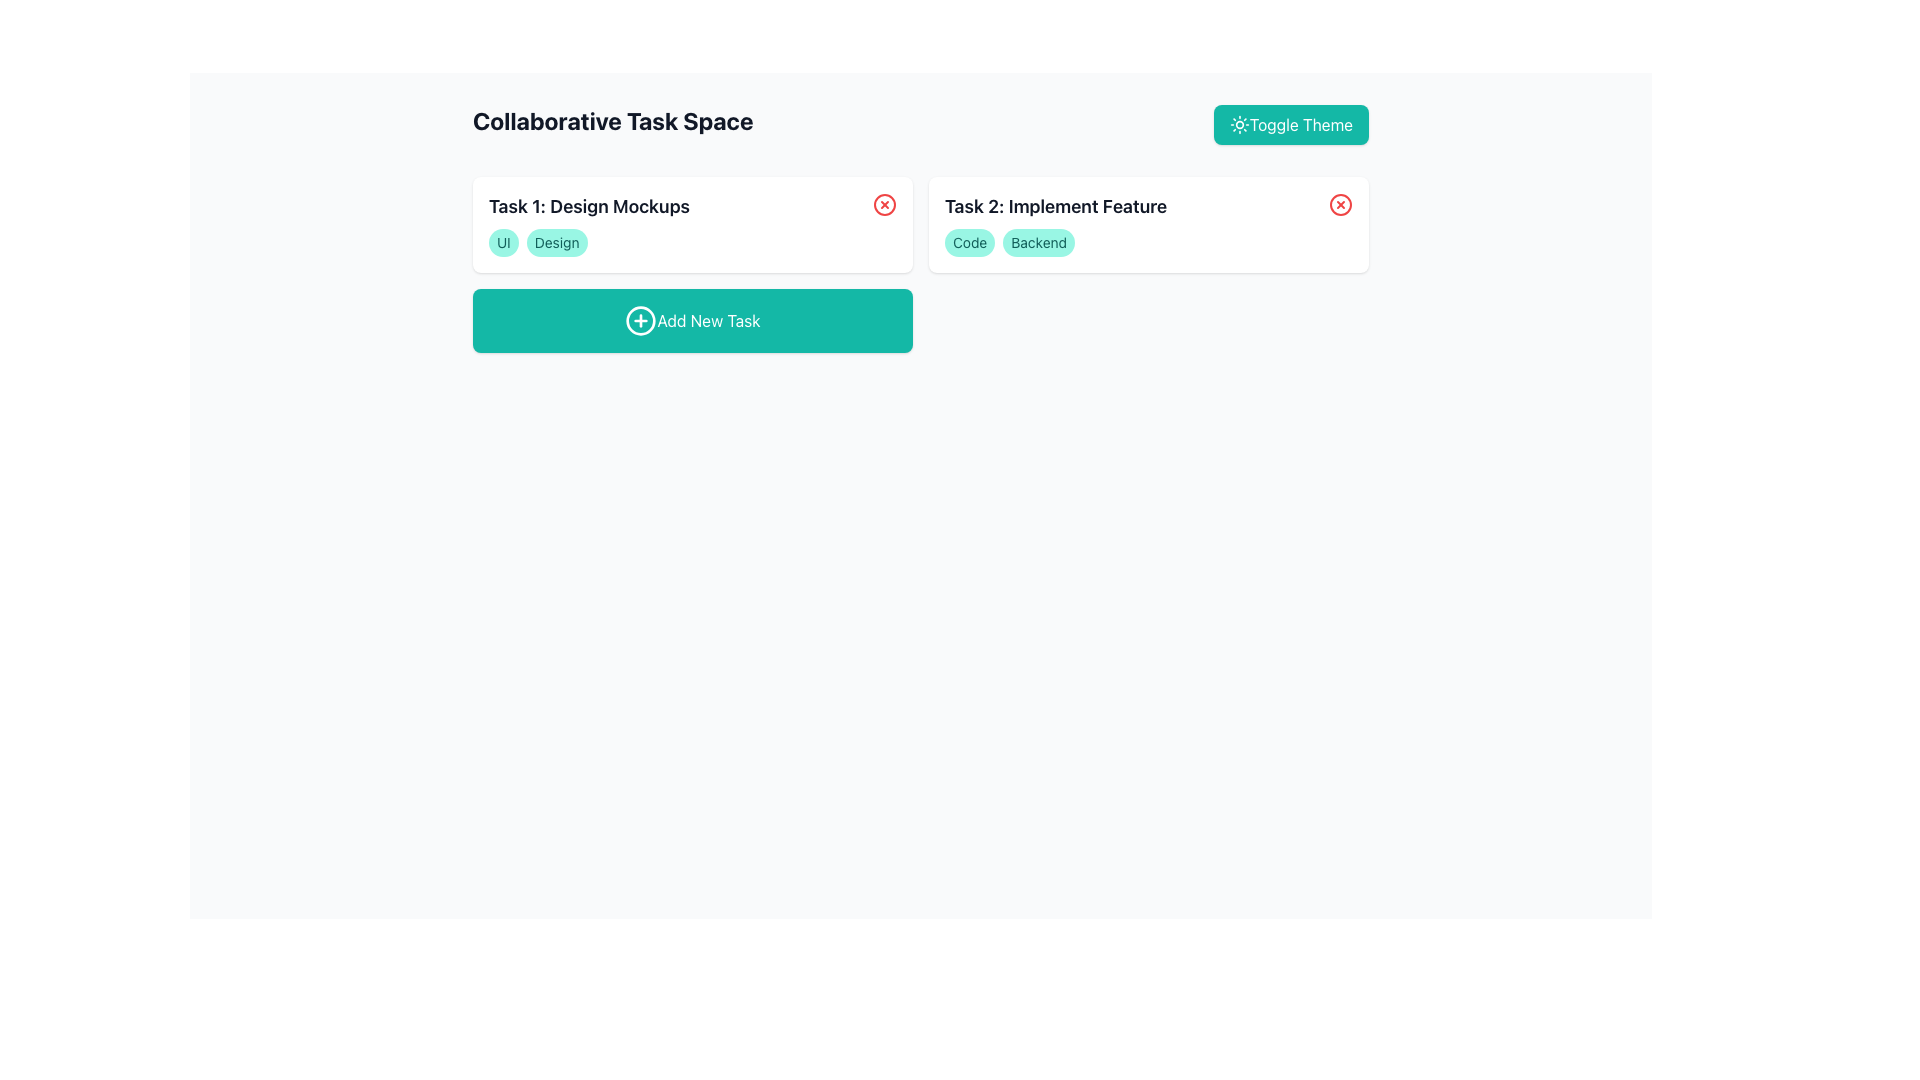 The image size is (1920, 1080). Describe the element at coordinates (1340, 204) in the screenshot. I see `the circular close button element located within the task card titled 'Task 2: Implement Feature', which is styled in red and signifies a delete action` at that location.